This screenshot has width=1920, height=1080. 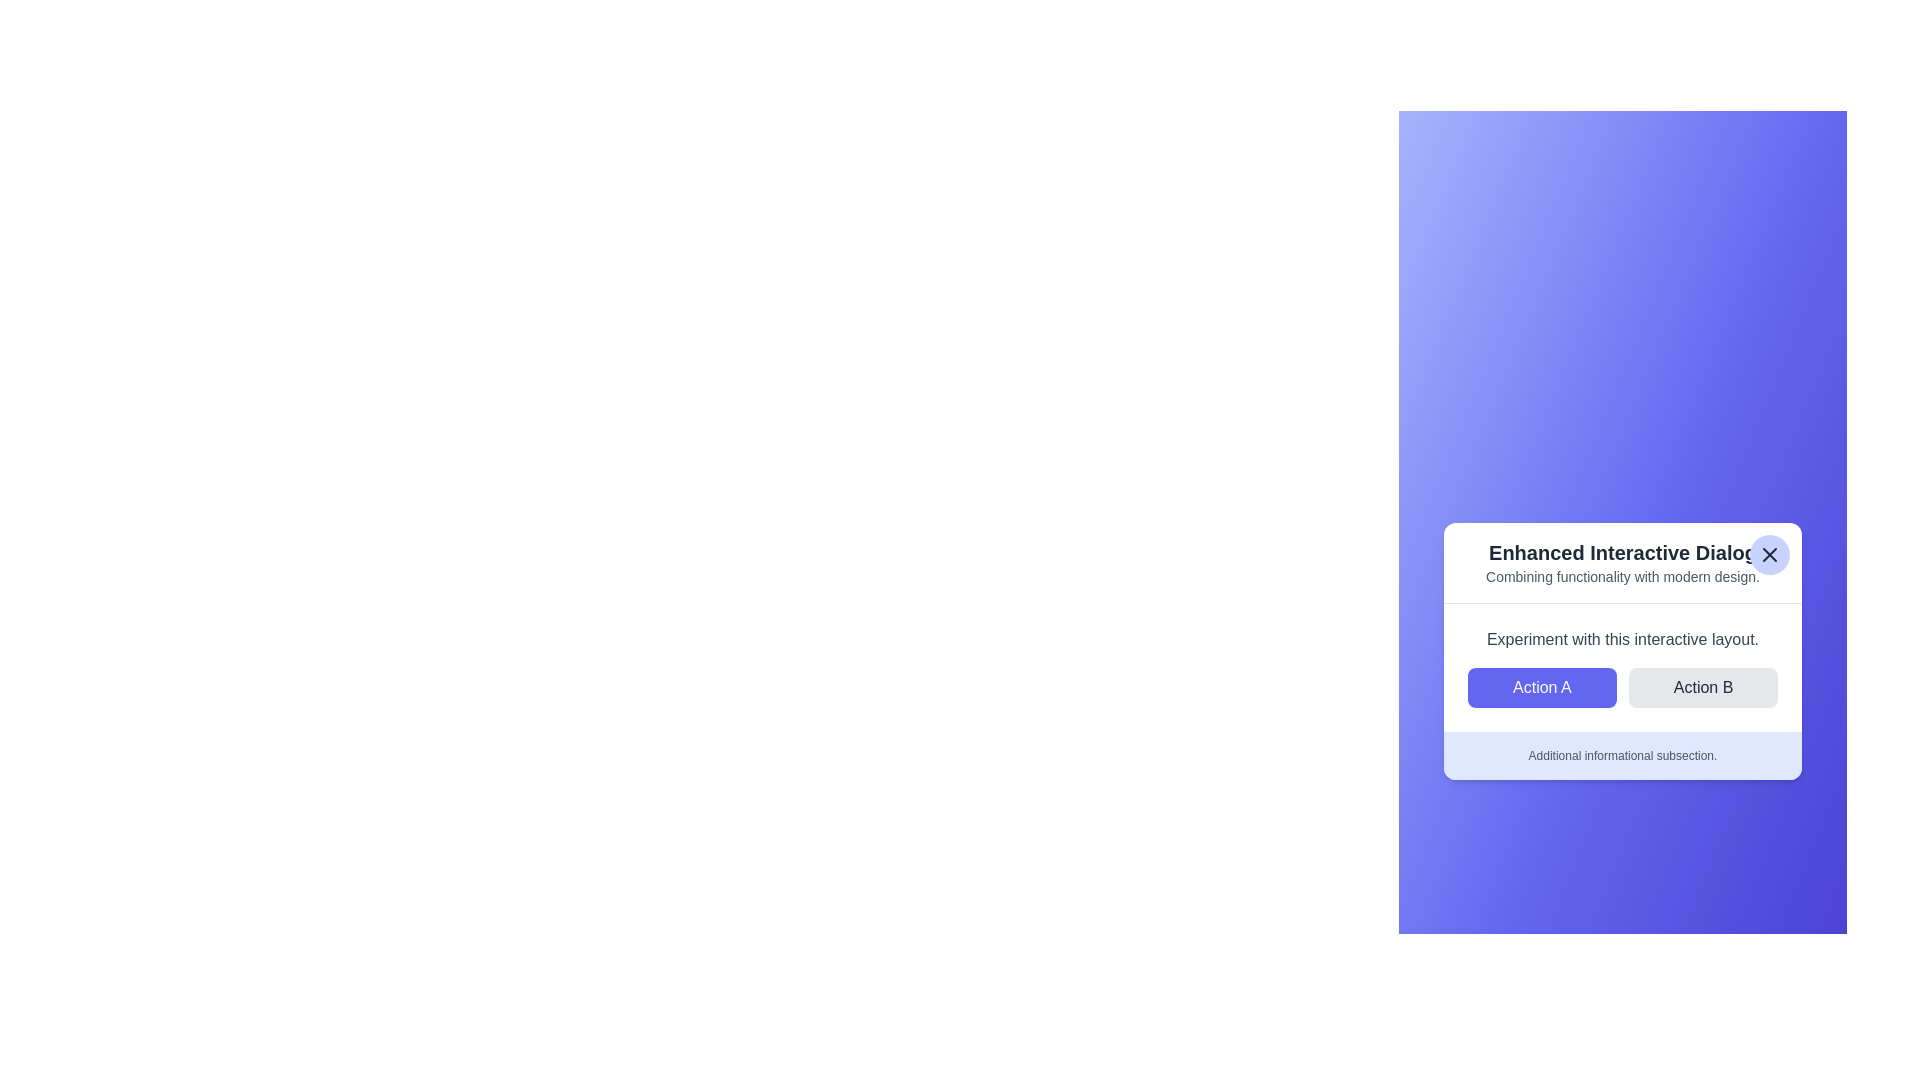 I want to click on the diagonal line of the 'X' icon in the upper-right corner of the 'Enhanced Interactive Dialog' dialog box, so click(x=1770, y=554).